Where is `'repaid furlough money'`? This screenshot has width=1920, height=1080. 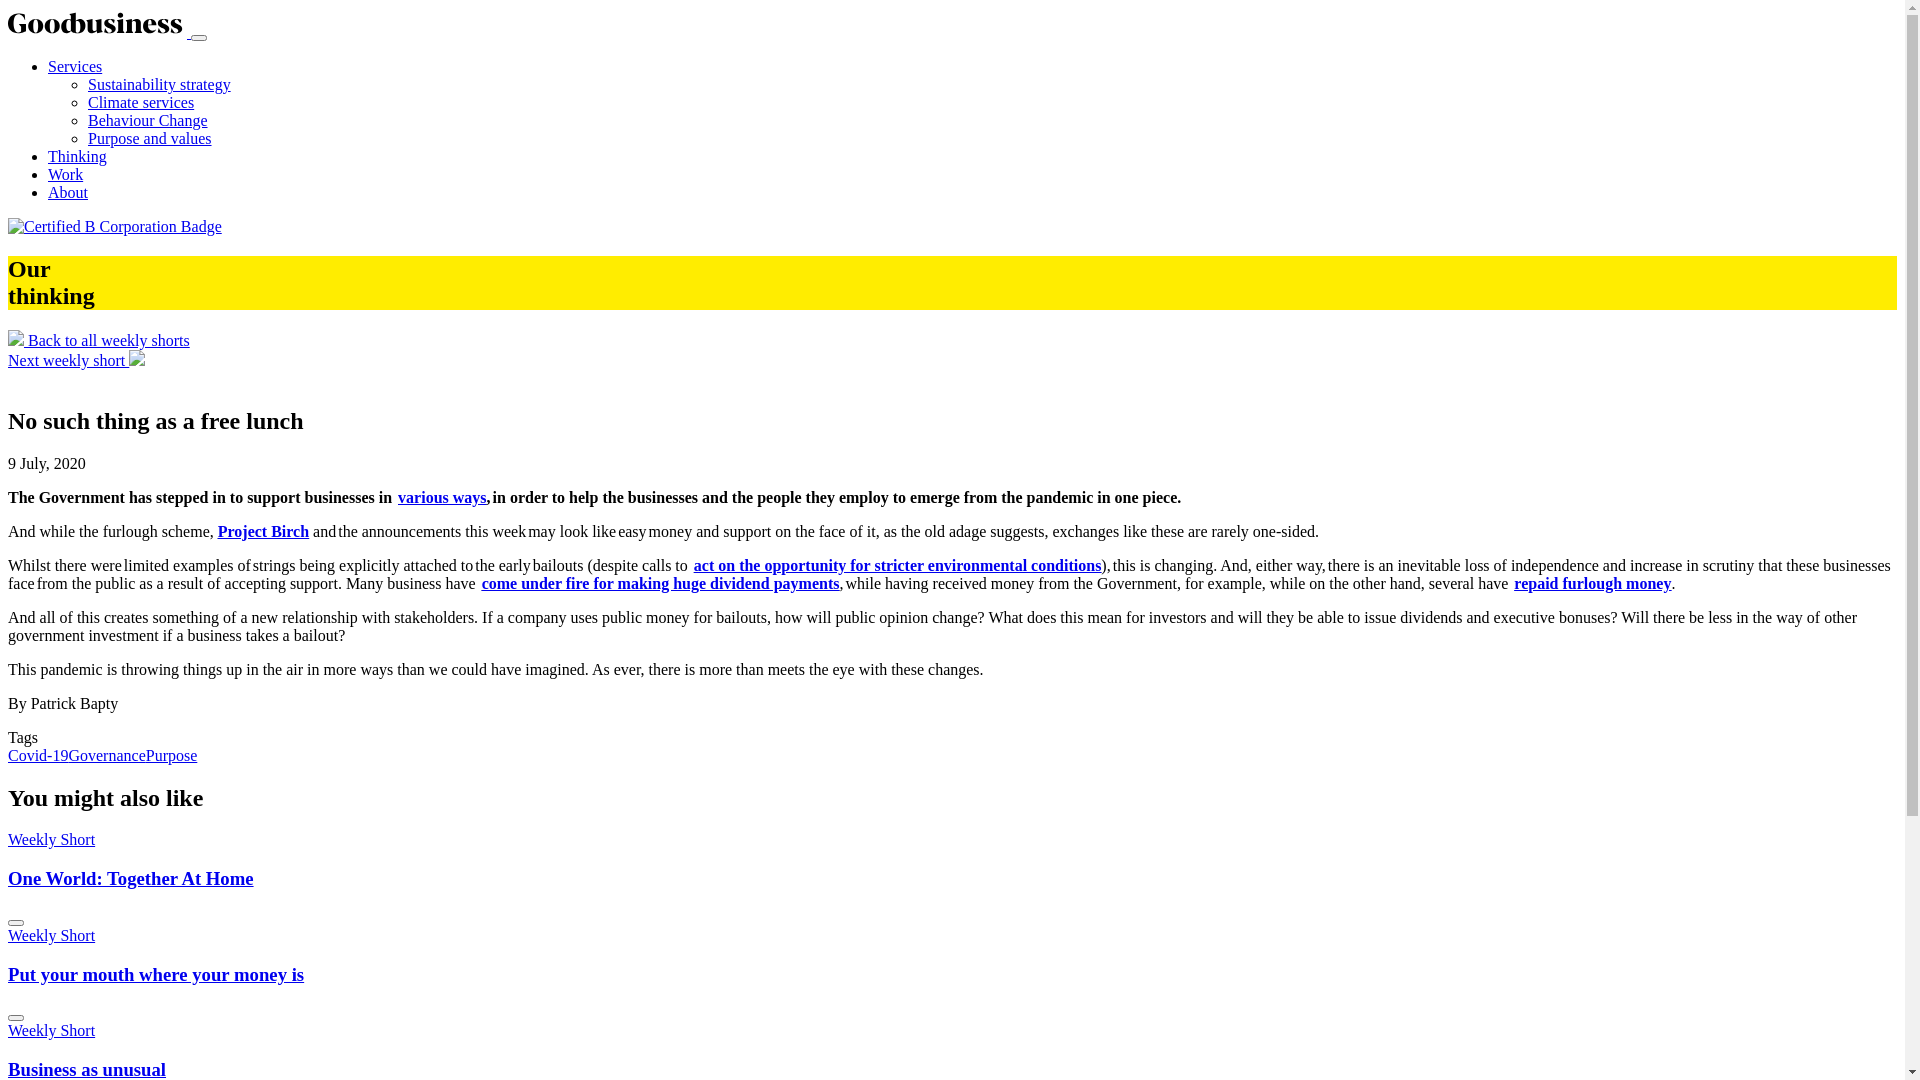
'repaid furlough money' is located at coordinates (1591, 583).